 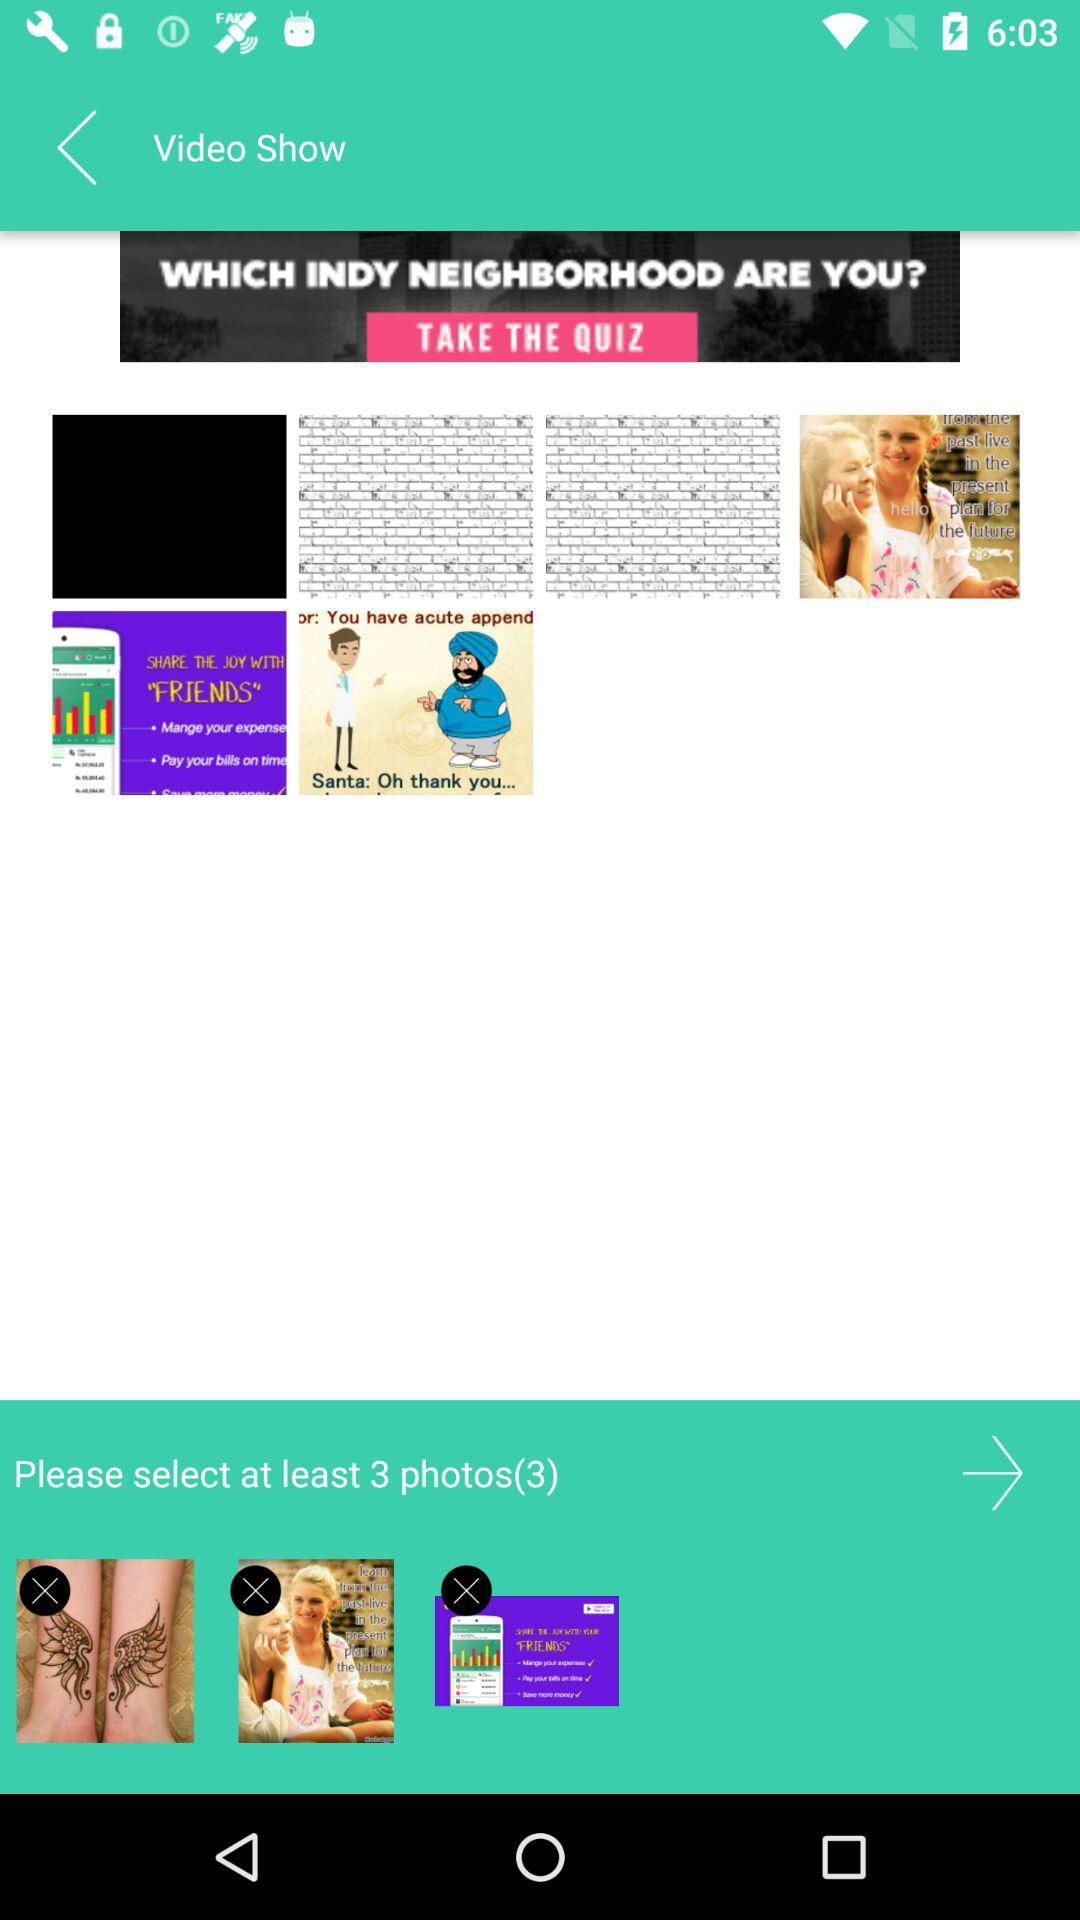 I want to click on advertisement, so click(x=540, y=295).